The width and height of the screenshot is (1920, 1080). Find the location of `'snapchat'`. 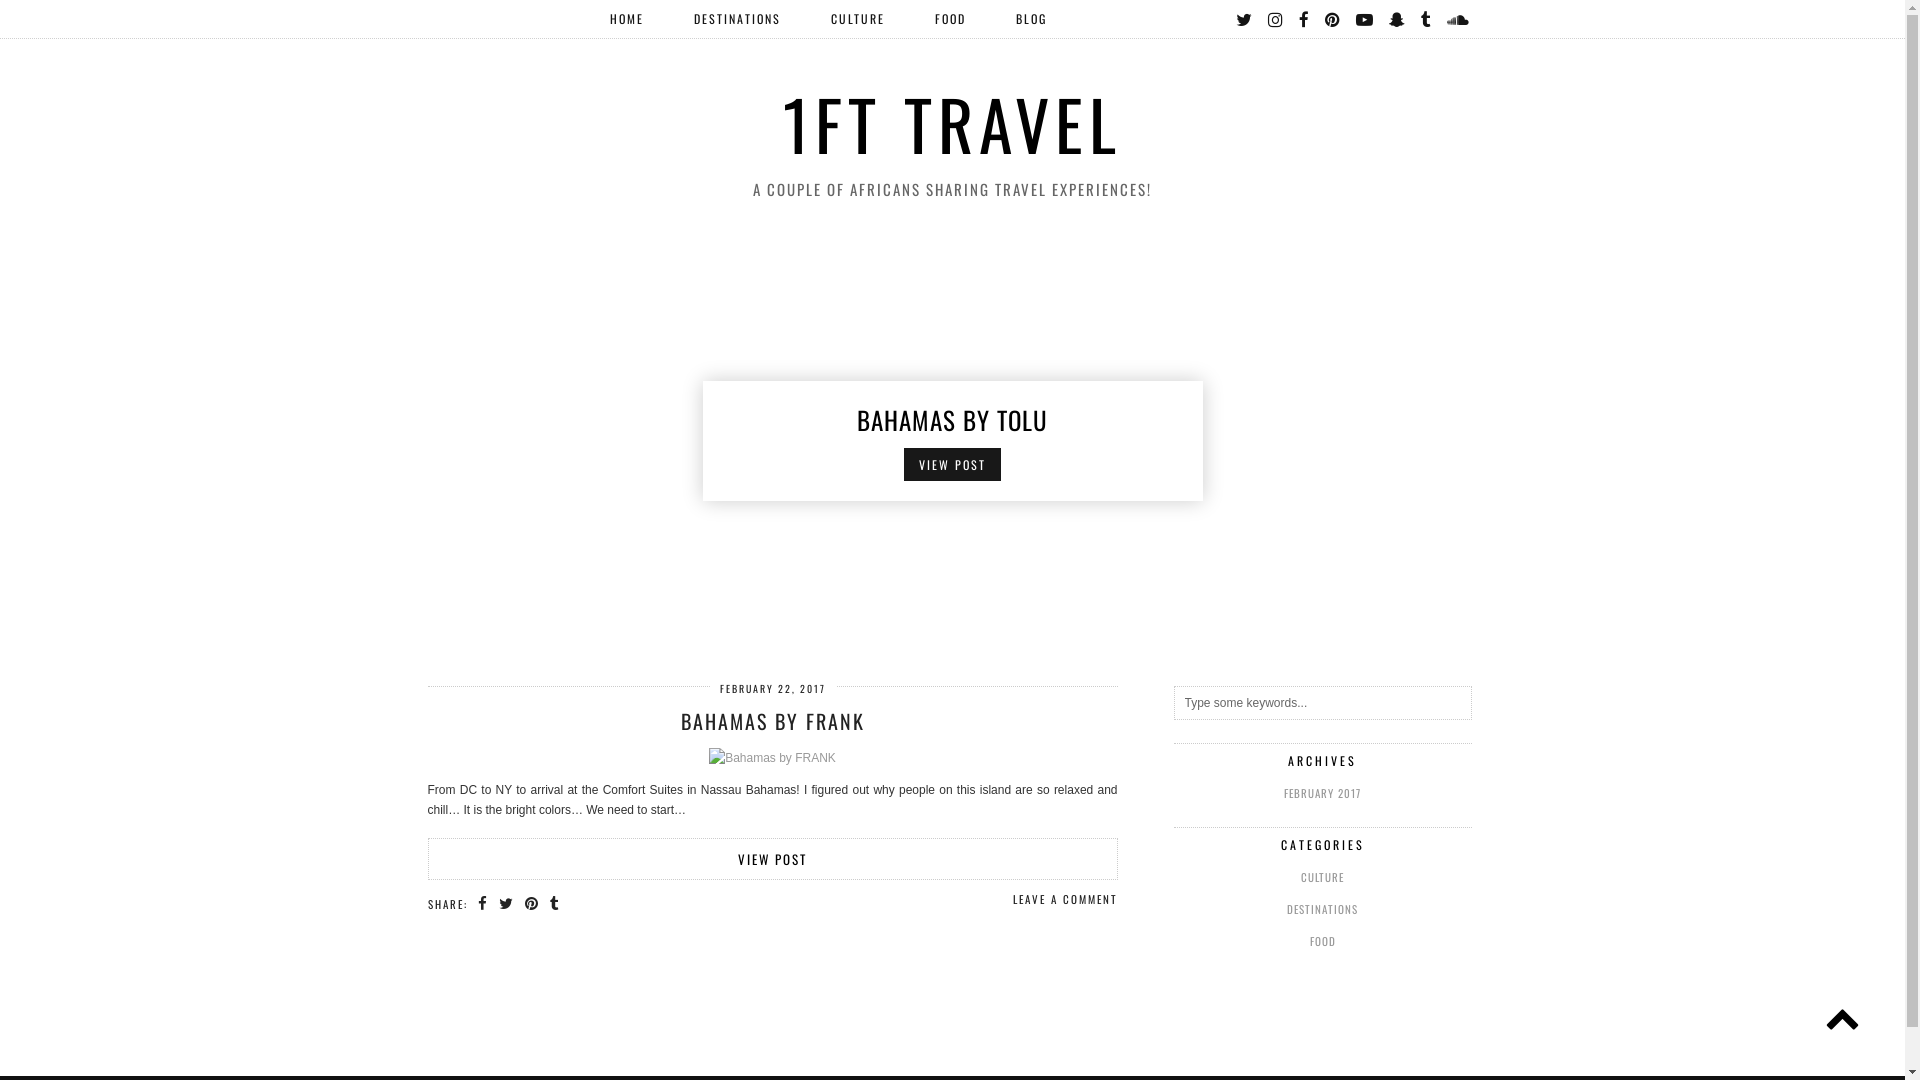

'snapchat' is located at coordinates (1386, 19).